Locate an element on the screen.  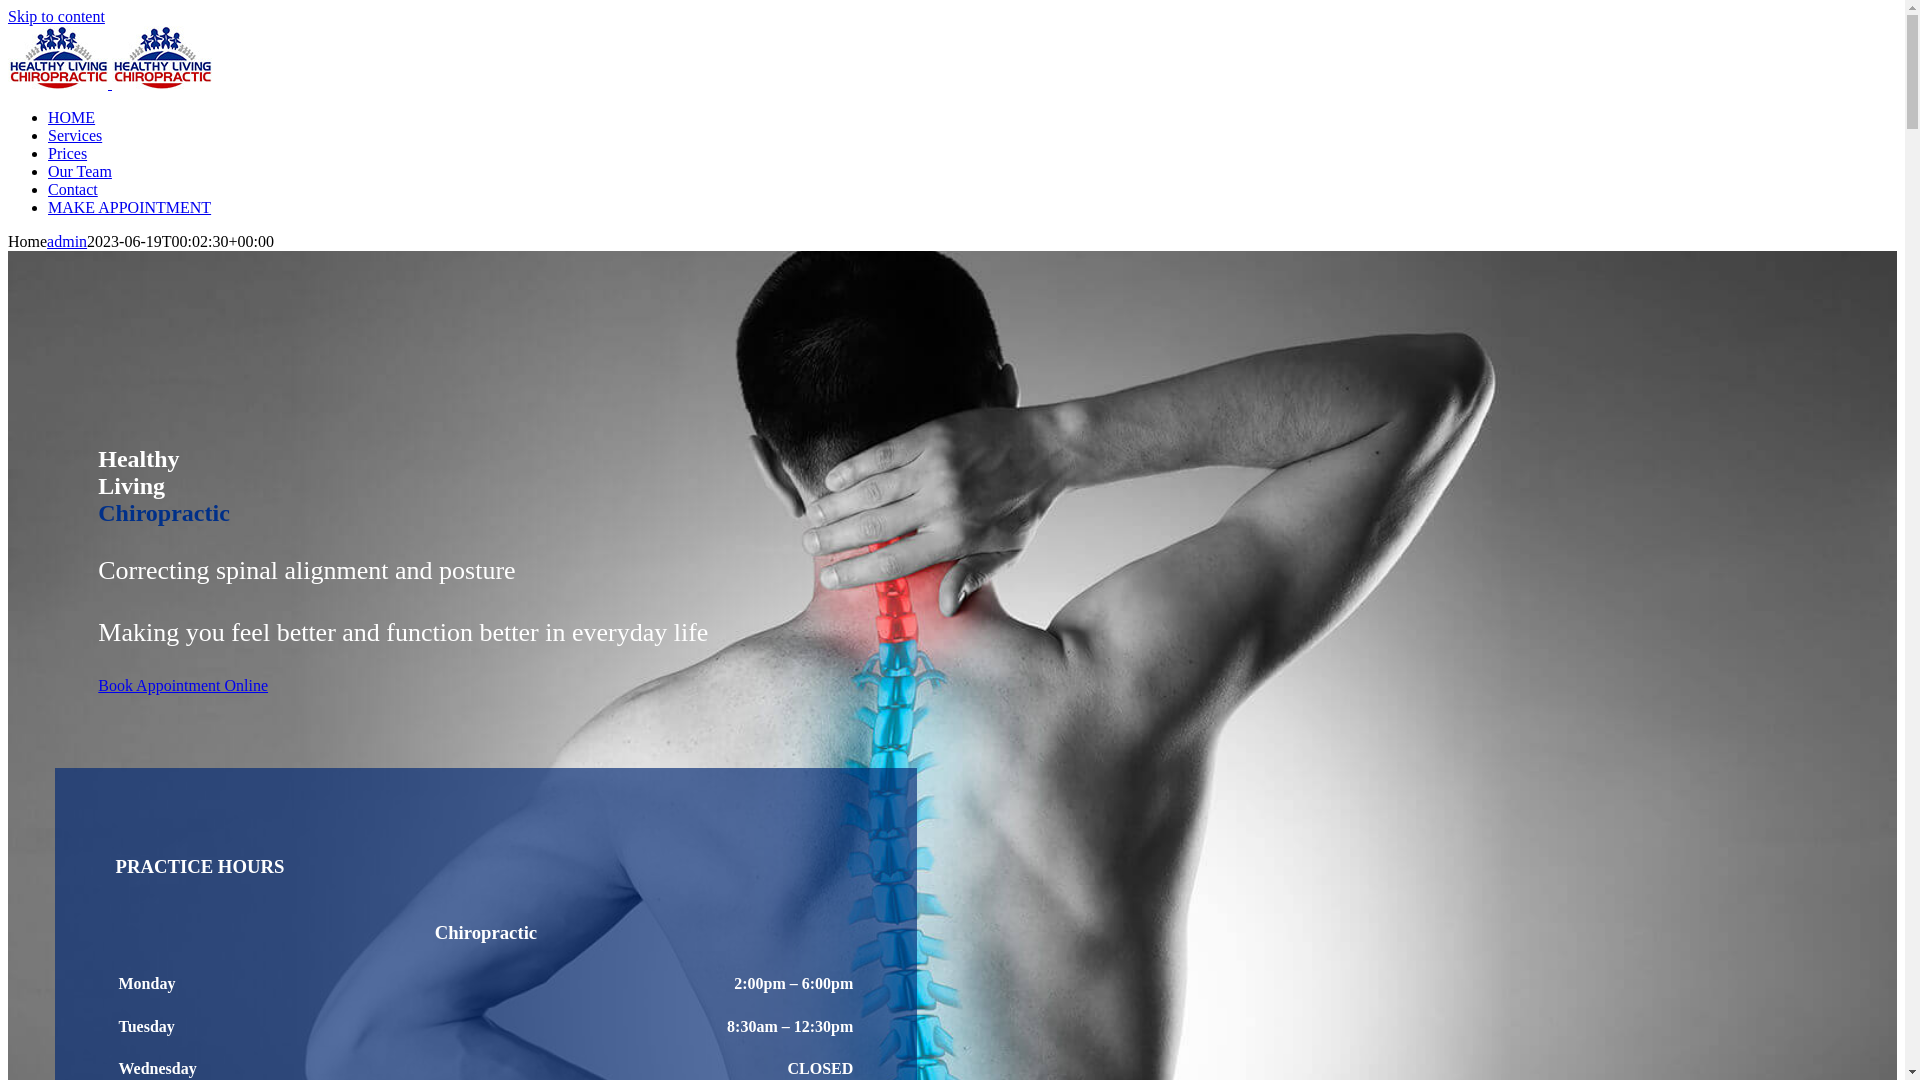
'Book Appointment Online' is located at coordinates (182, 684).